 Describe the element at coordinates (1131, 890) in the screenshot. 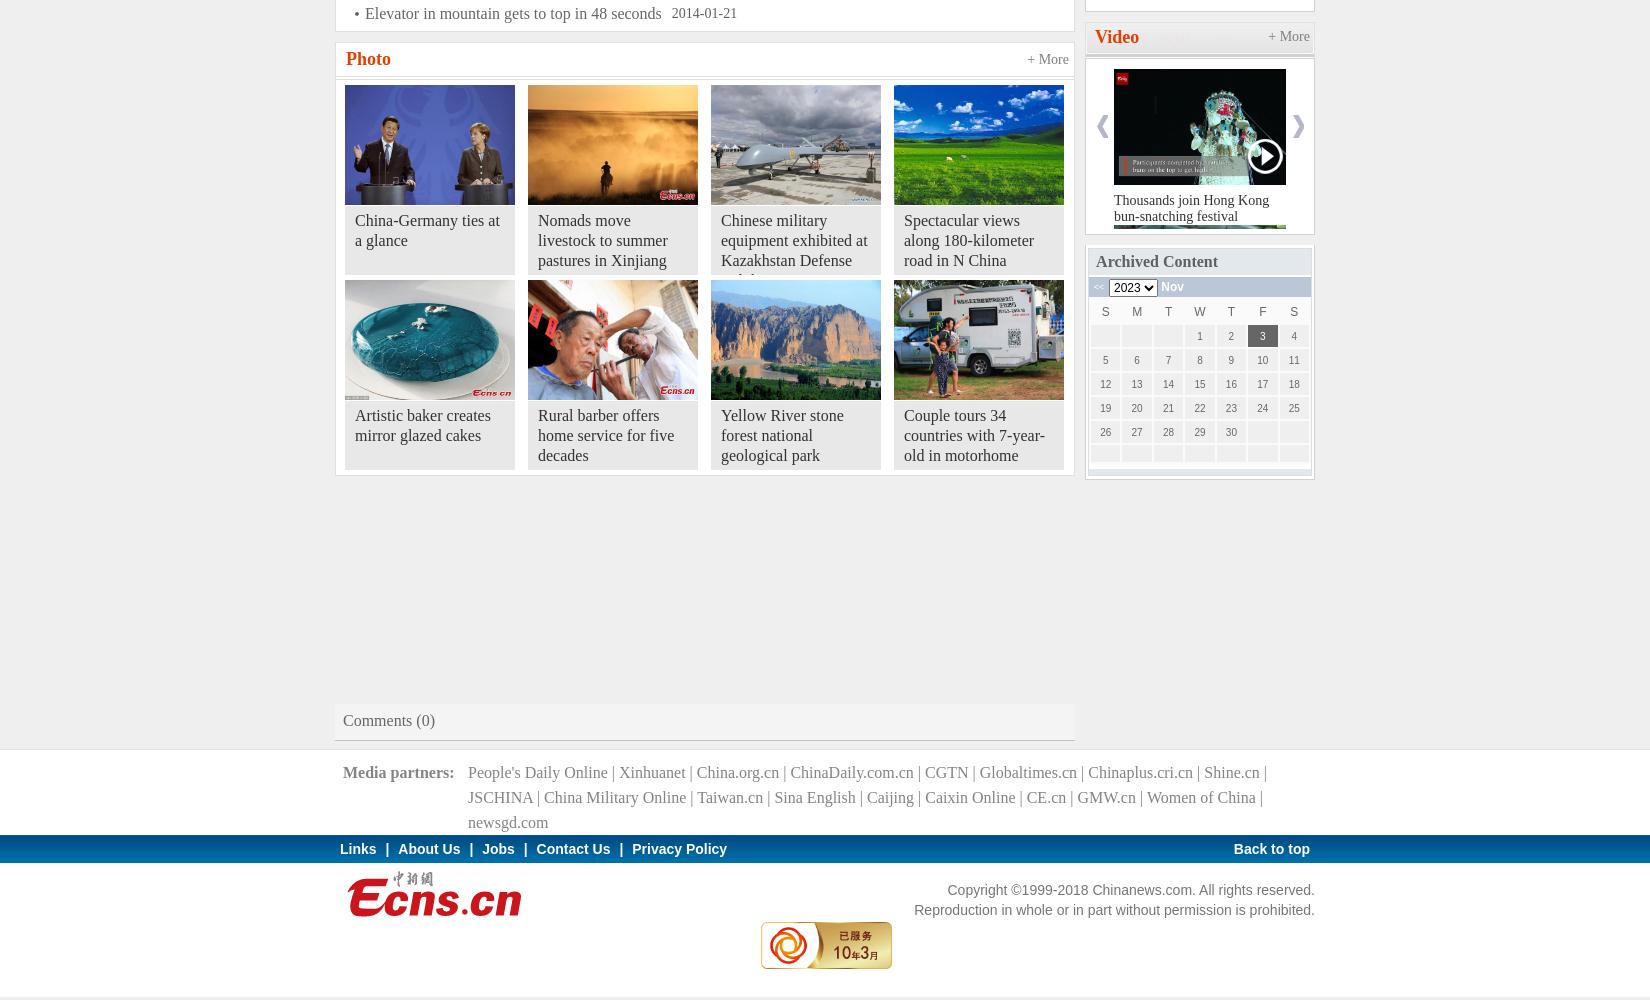

I see `'Copyright ©1999-2018
 Chinanews.com. All rights reserved.'` at that location.